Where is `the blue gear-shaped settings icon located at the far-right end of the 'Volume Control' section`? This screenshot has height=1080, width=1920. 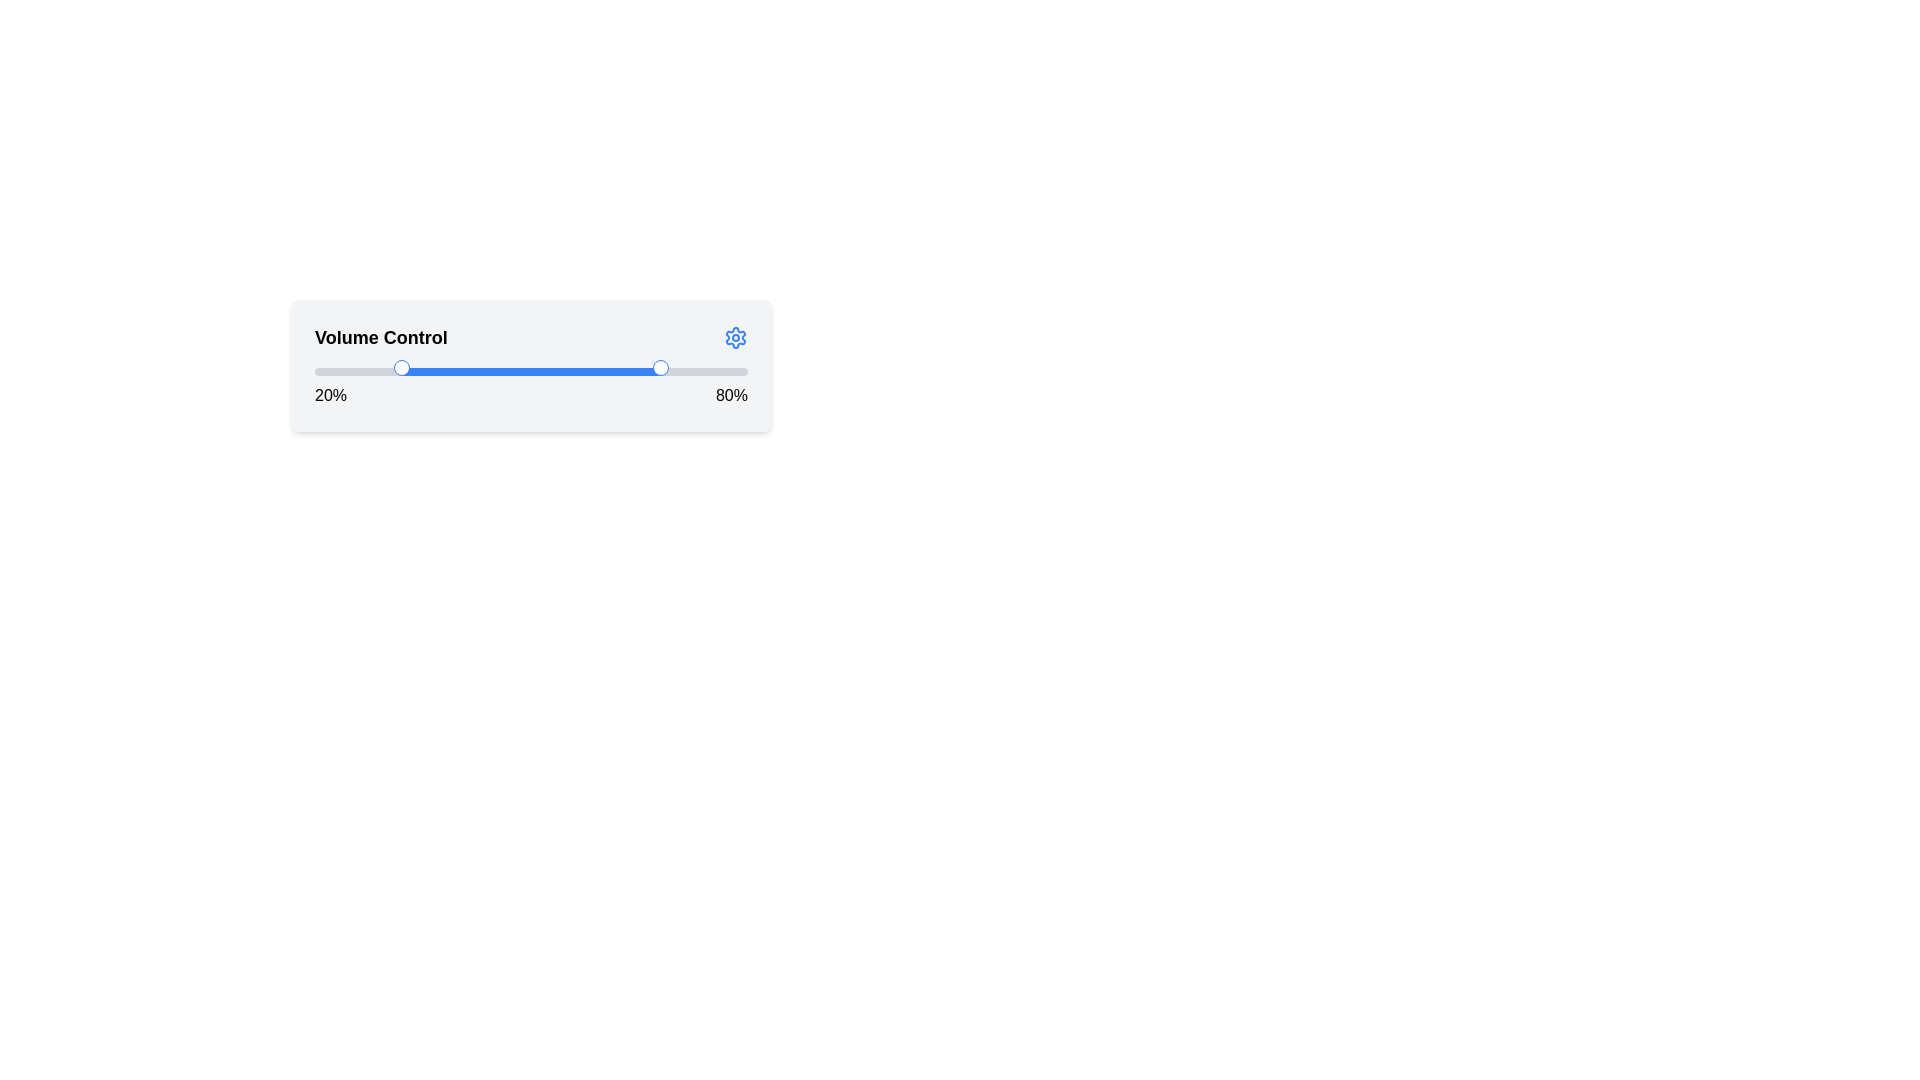 the blue gear-shaped settings icon located at the far-right end of the 'Volume Control' section is located at coordinates (734, 337).